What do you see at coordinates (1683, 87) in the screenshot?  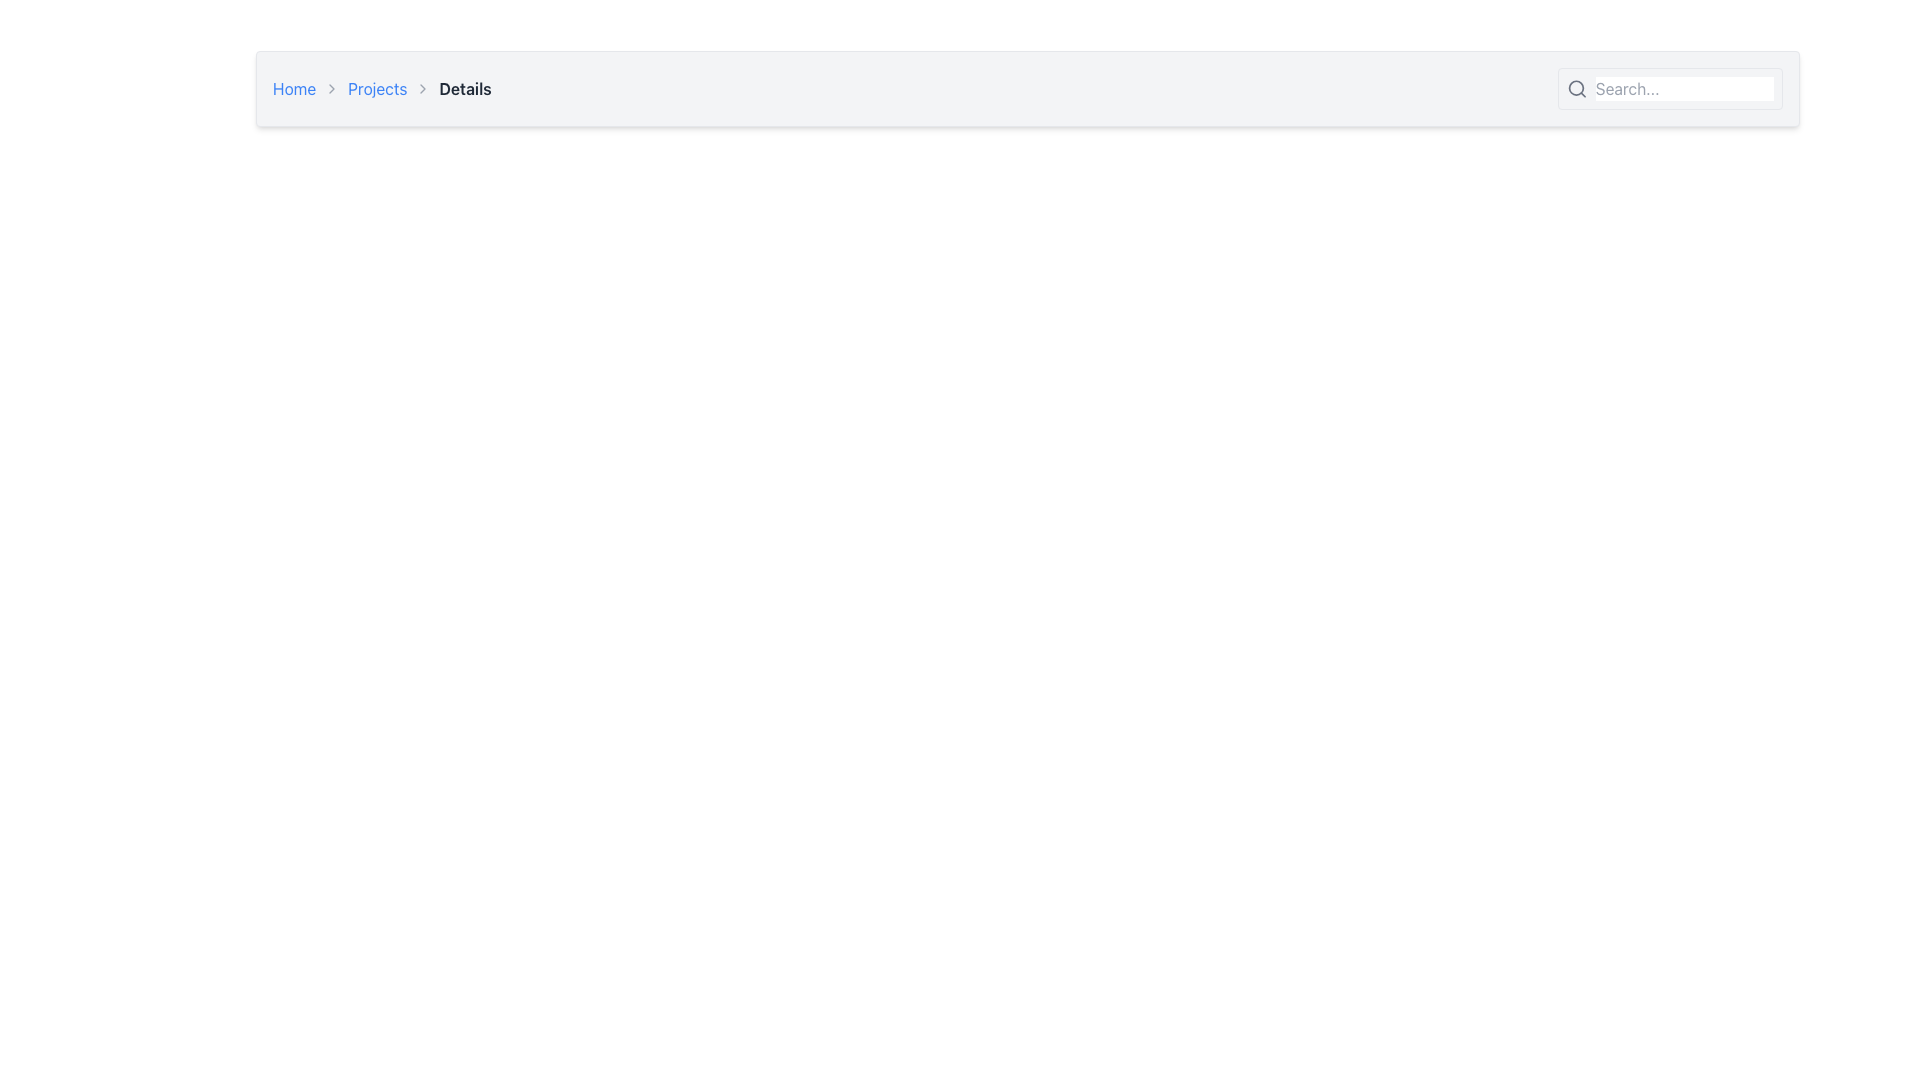 I see `the search bar located at the top-right area of the interface to focus on the input field` at bounding box center [1683, 87].